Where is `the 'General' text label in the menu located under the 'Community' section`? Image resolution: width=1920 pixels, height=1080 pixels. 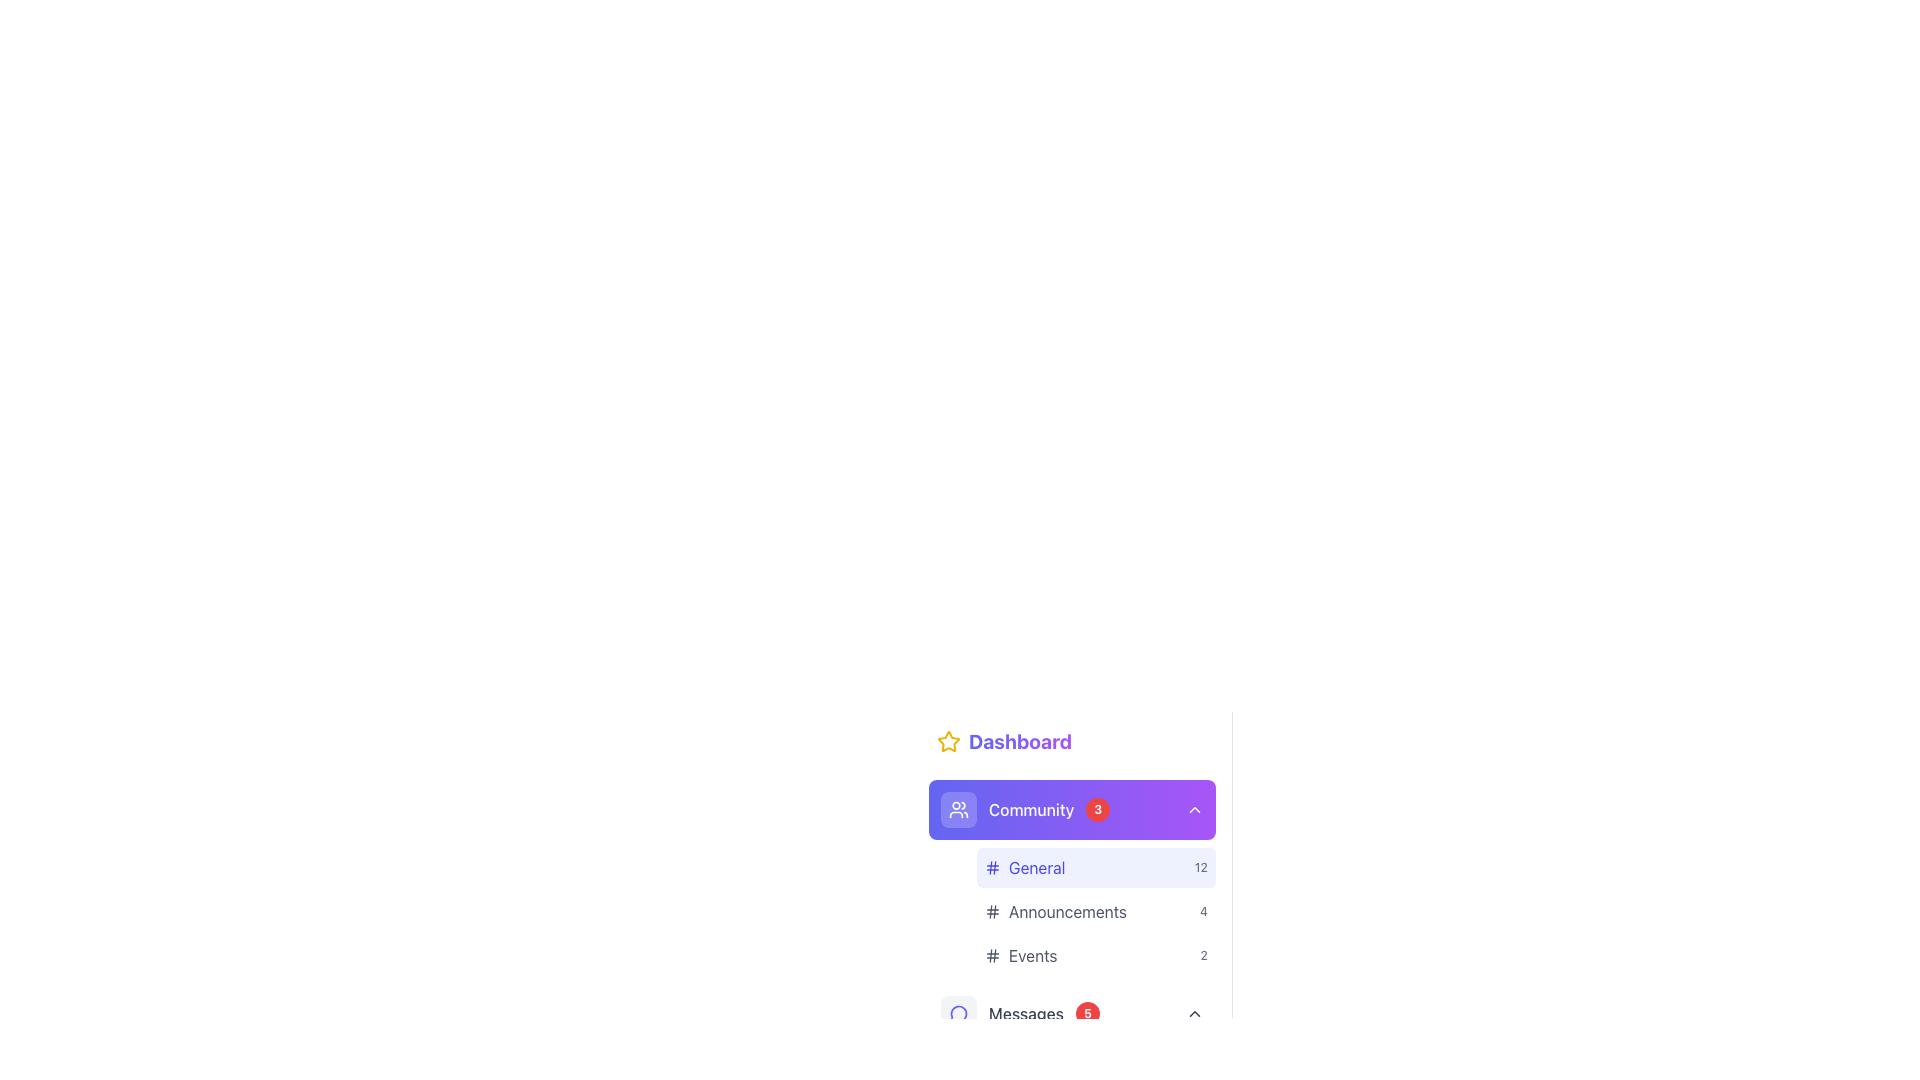
the 'General' text label in the menu located under the 'Community' section is located at coordinates (1037, 866).